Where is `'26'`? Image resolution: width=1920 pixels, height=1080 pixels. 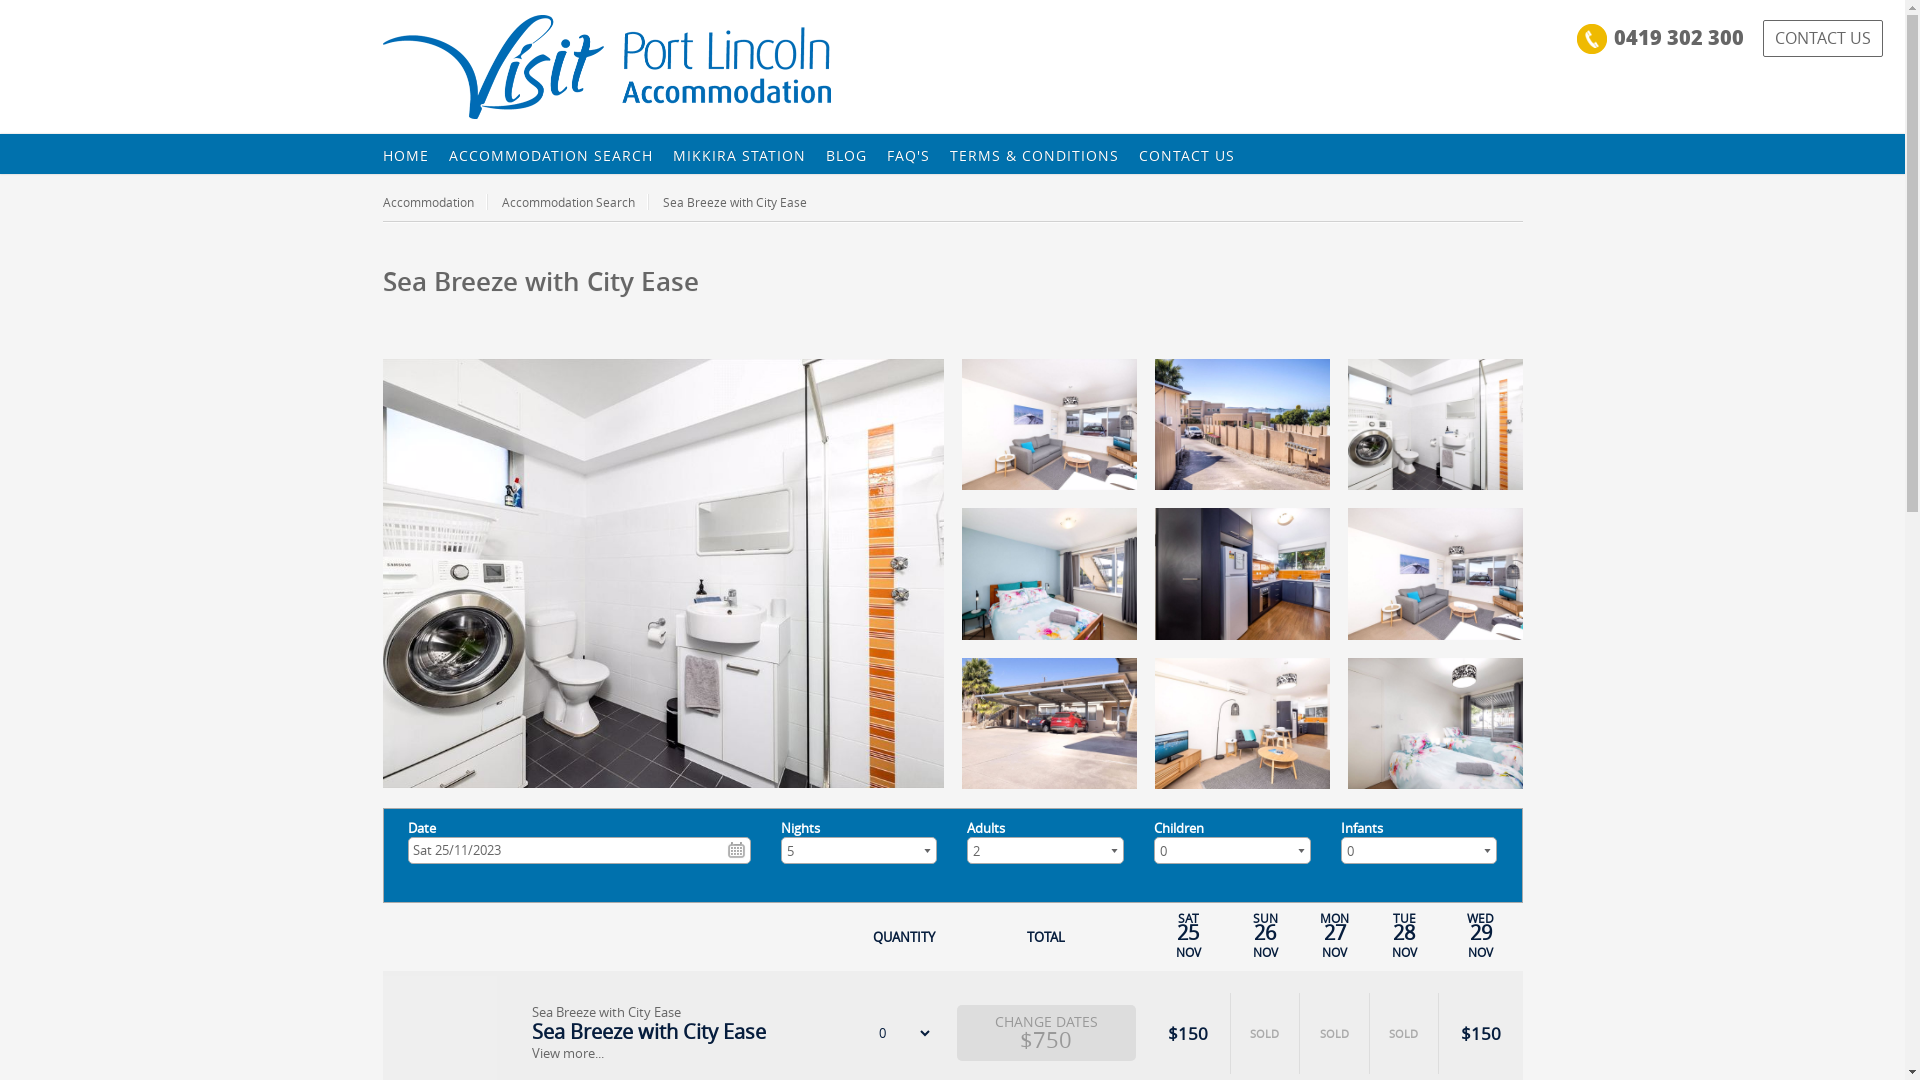 '26' is located at coordinates (1264, 933).